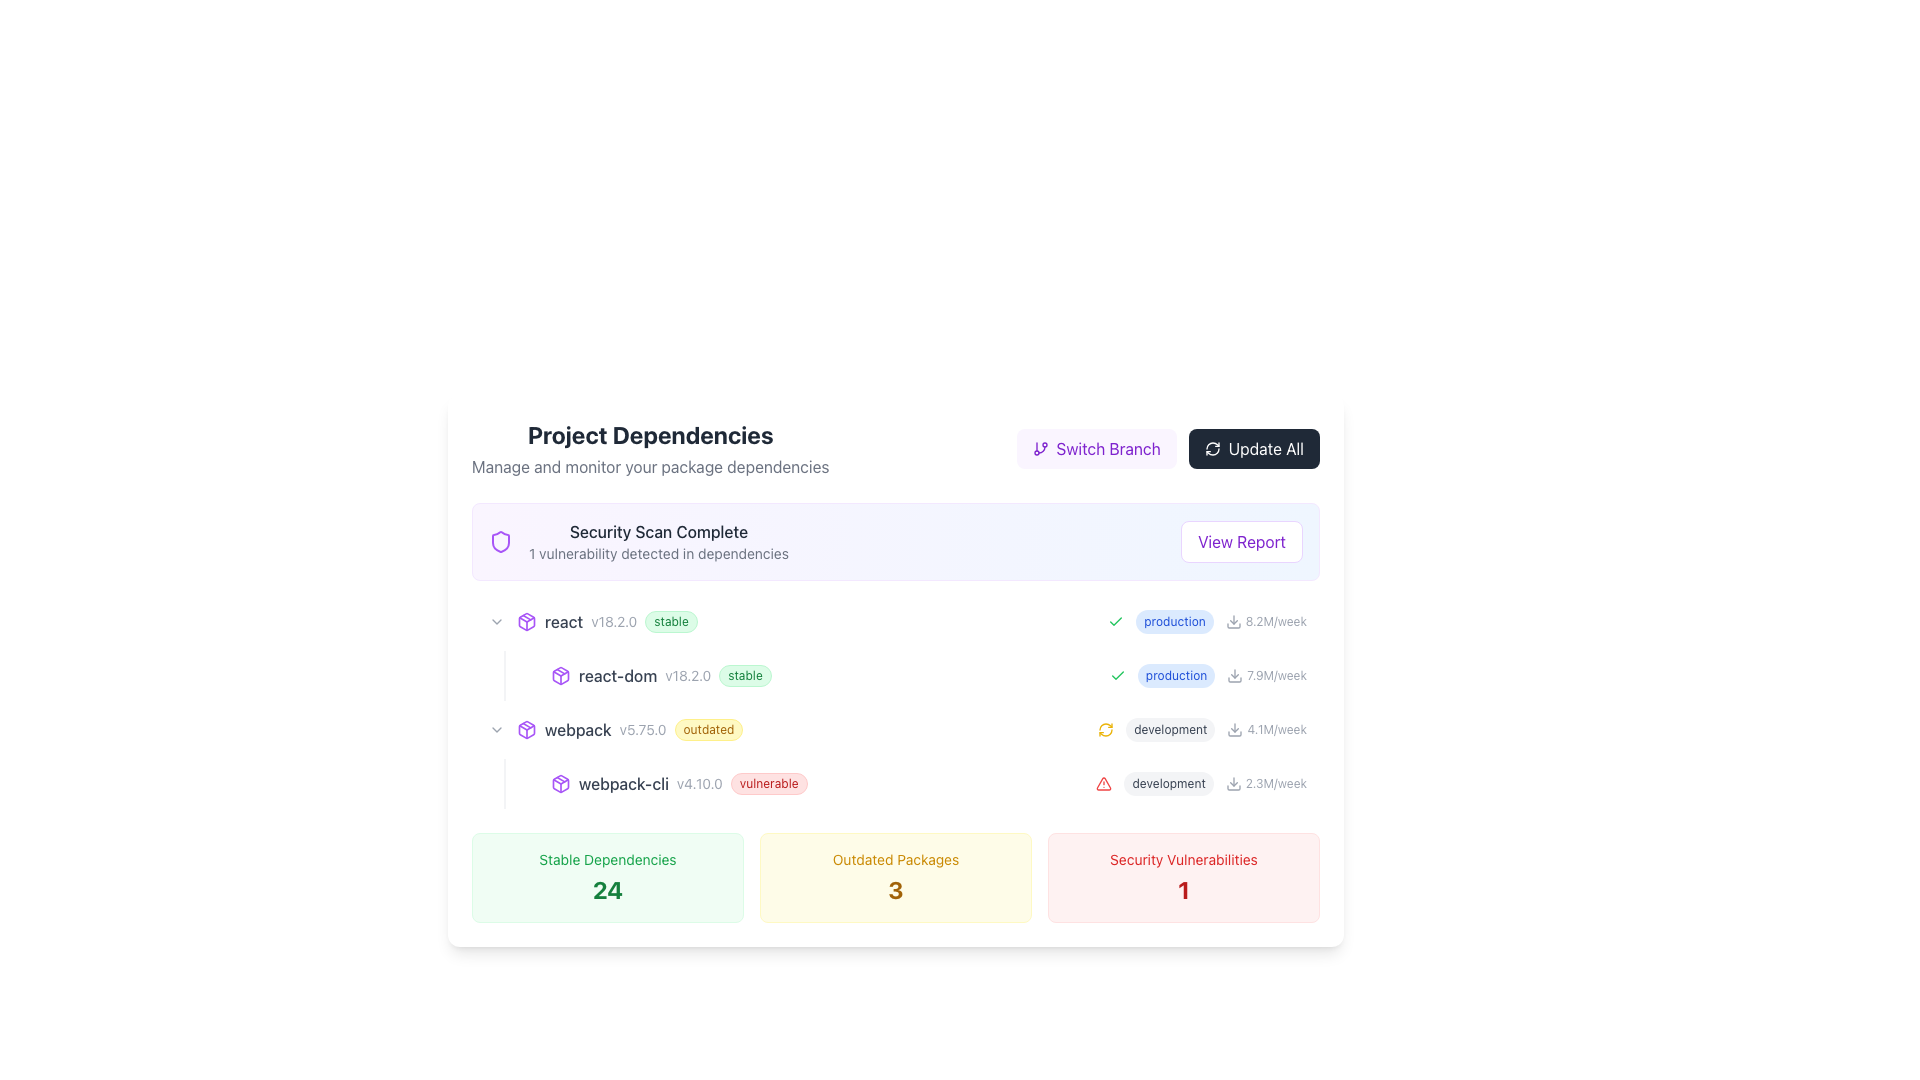 This screenshot has width=1920, height=1080. What do you see at coordinates (744, 675) in the screenshot?
I see `the content of the small rectangular badge with a light green background and the text 'stable' in green, located to the right of the version number 'v18.2.0'` at bounding box center [744, 675].